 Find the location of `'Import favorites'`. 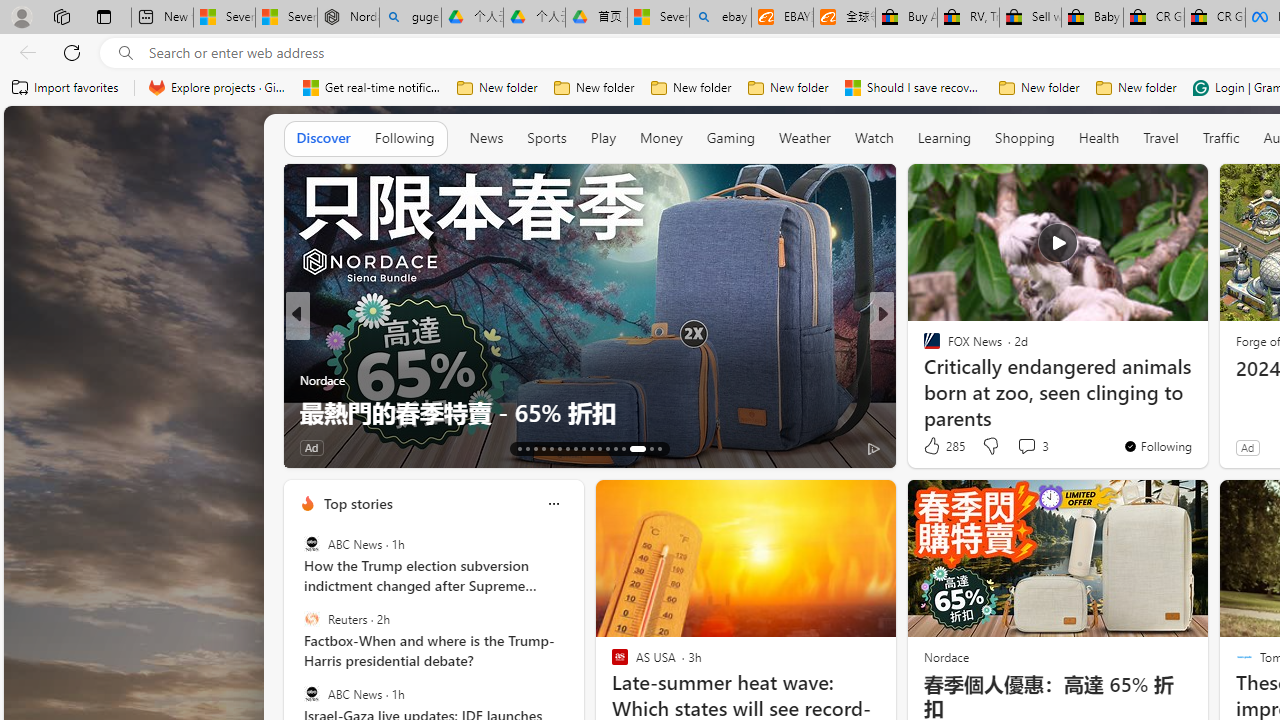

'Import favorites' is located at coordinates (65, 87).